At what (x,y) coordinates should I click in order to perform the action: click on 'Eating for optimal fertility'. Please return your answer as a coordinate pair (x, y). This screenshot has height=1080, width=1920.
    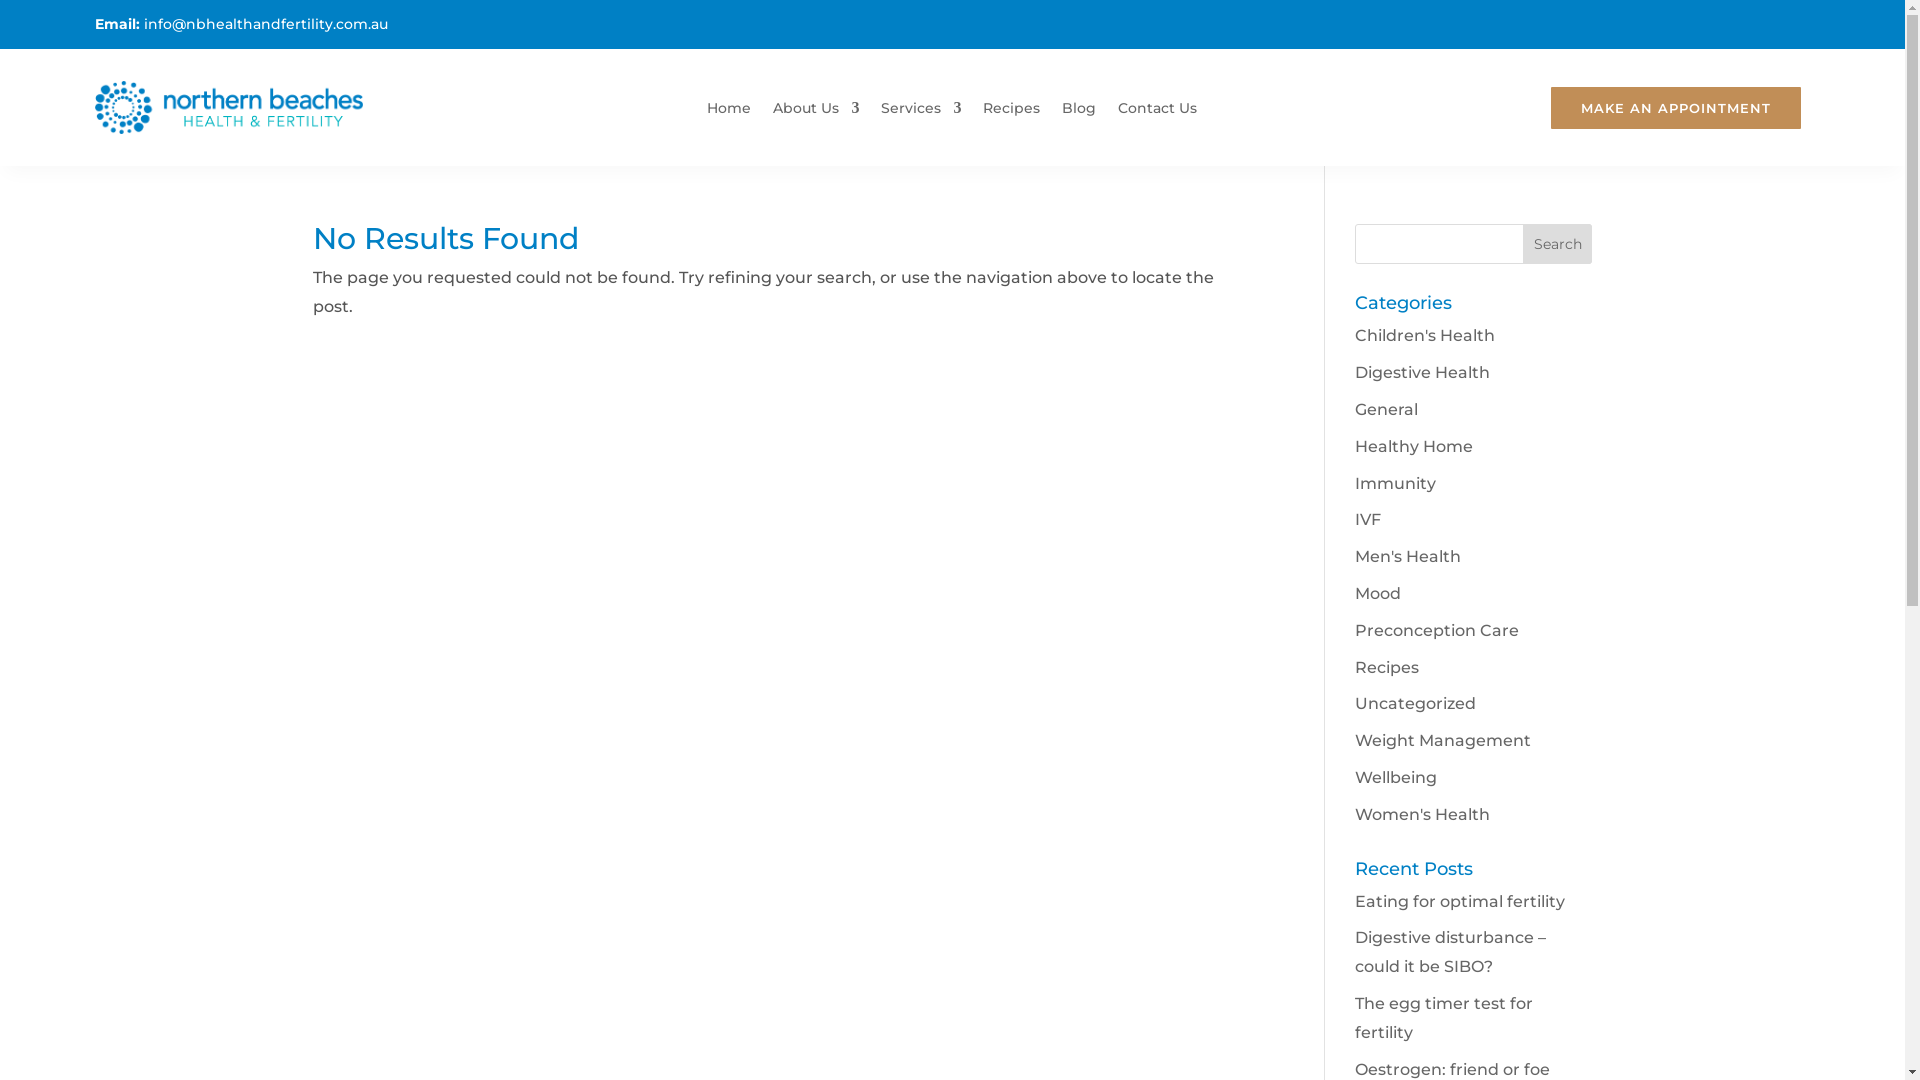
    Looking at the image, I should click on (1459, 901).